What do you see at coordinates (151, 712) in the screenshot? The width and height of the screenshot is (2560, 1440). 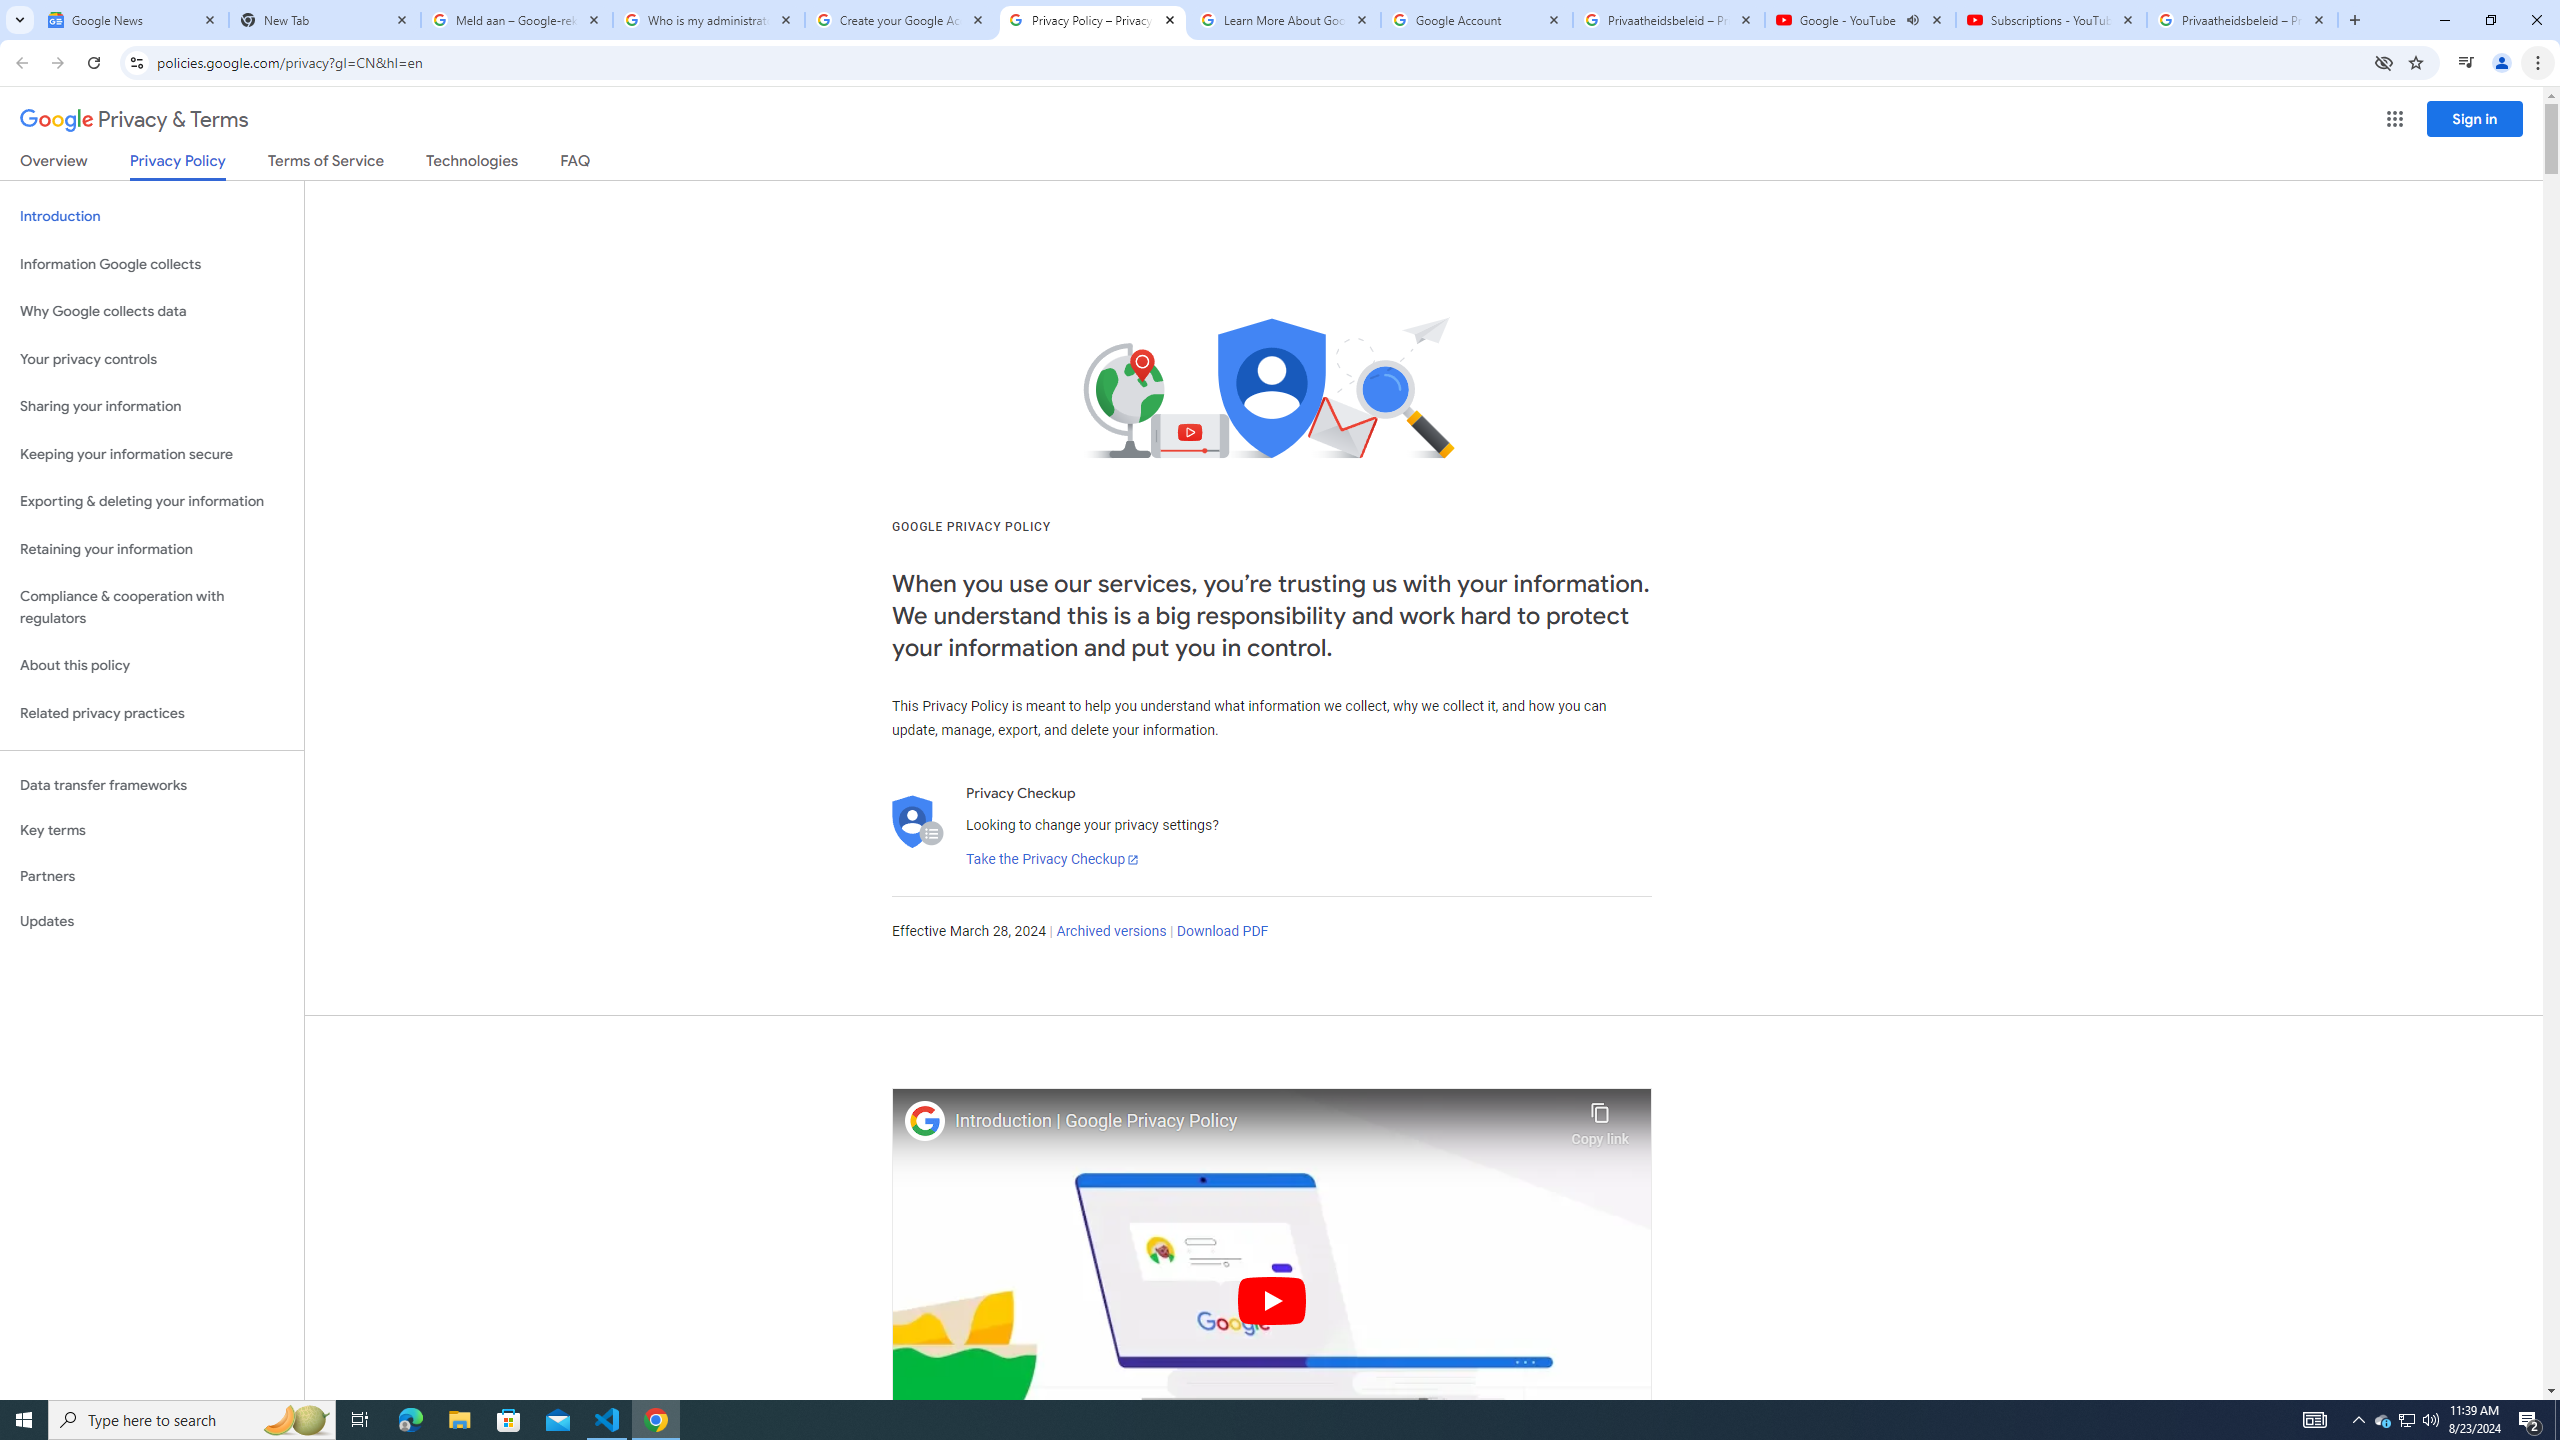 I see `'Related privacy practices'` at bounding box center [151, 712].